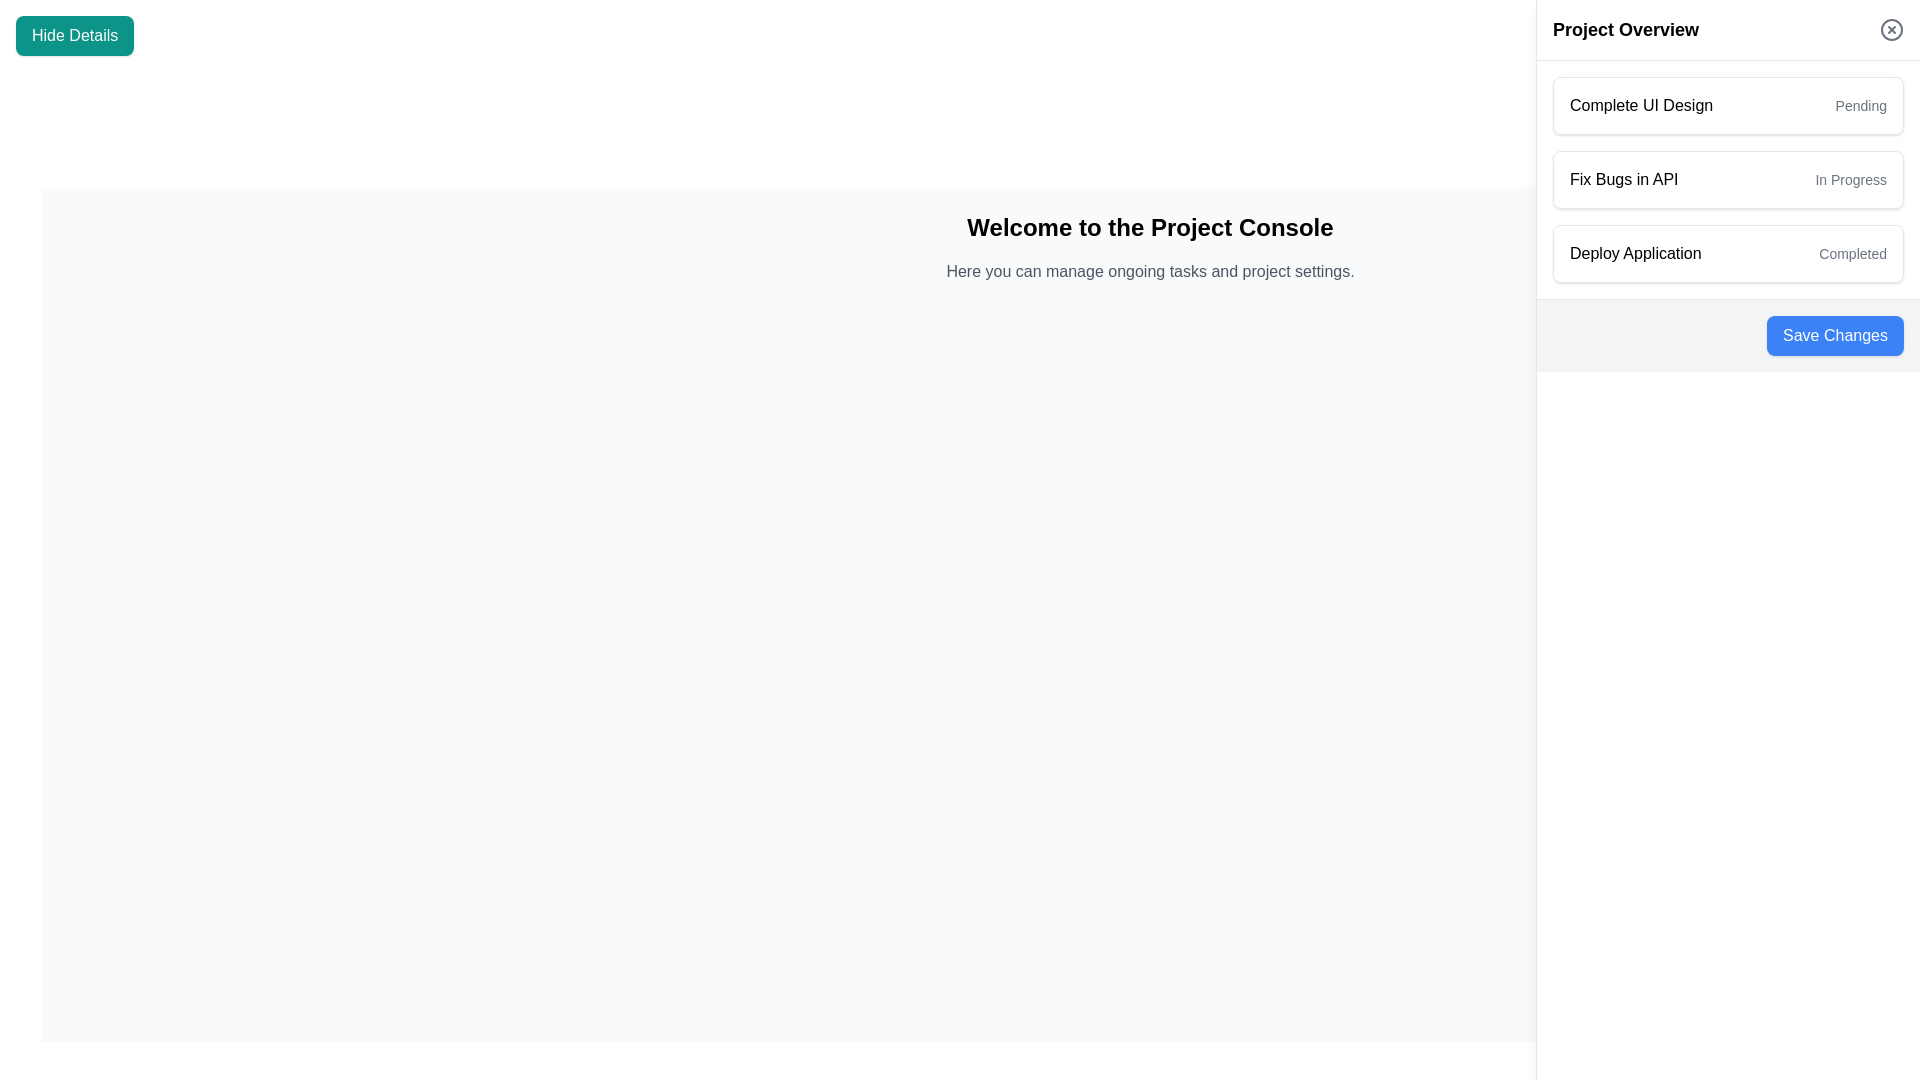 The width and height of the screenshot is (1920, 1080). I want to click on the static informational card labeled 'Deploy Application' which shows a completion status of 'Completed', located in the right-hand panel under 'Project Overview', so click(1727, 253).